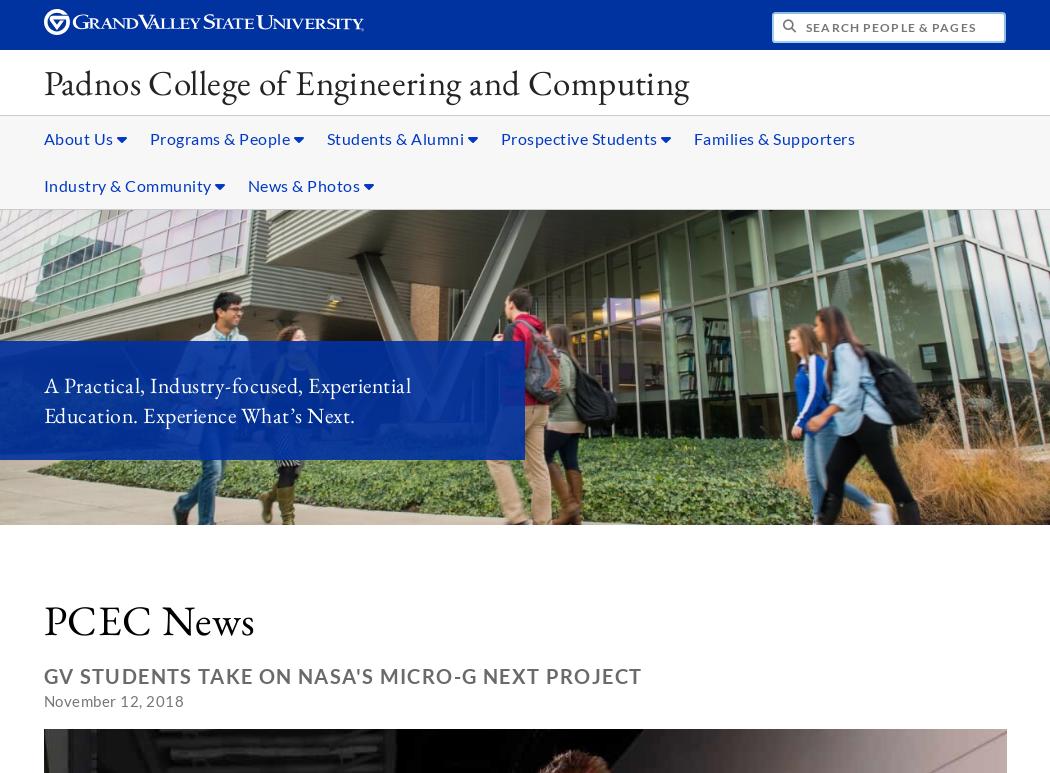  I want to click on 'Padnos College of Engineering and Computing', so click(365, 81).